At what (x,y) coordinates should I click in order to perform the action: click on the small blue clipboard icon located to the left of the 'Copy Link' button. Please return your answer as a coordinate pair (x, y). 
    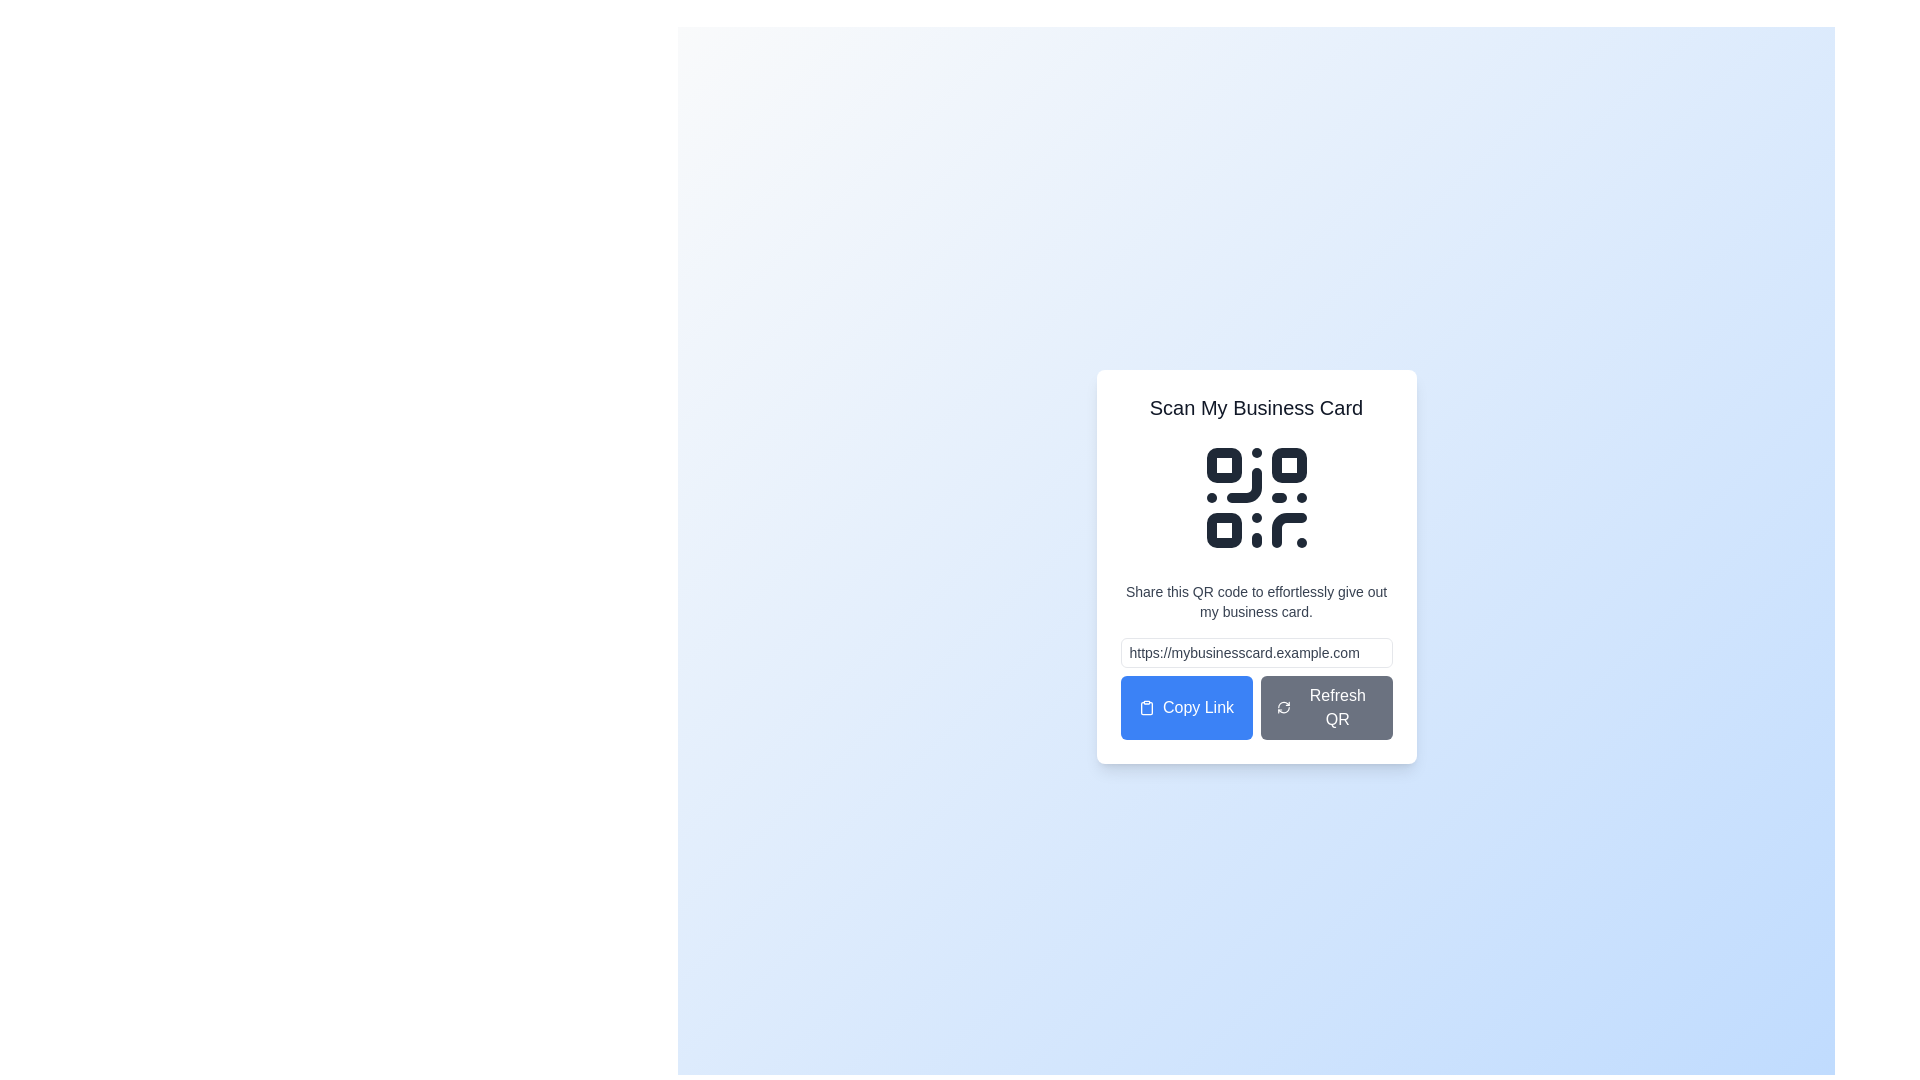
    Looking at the image, I should click on (1147, 707).